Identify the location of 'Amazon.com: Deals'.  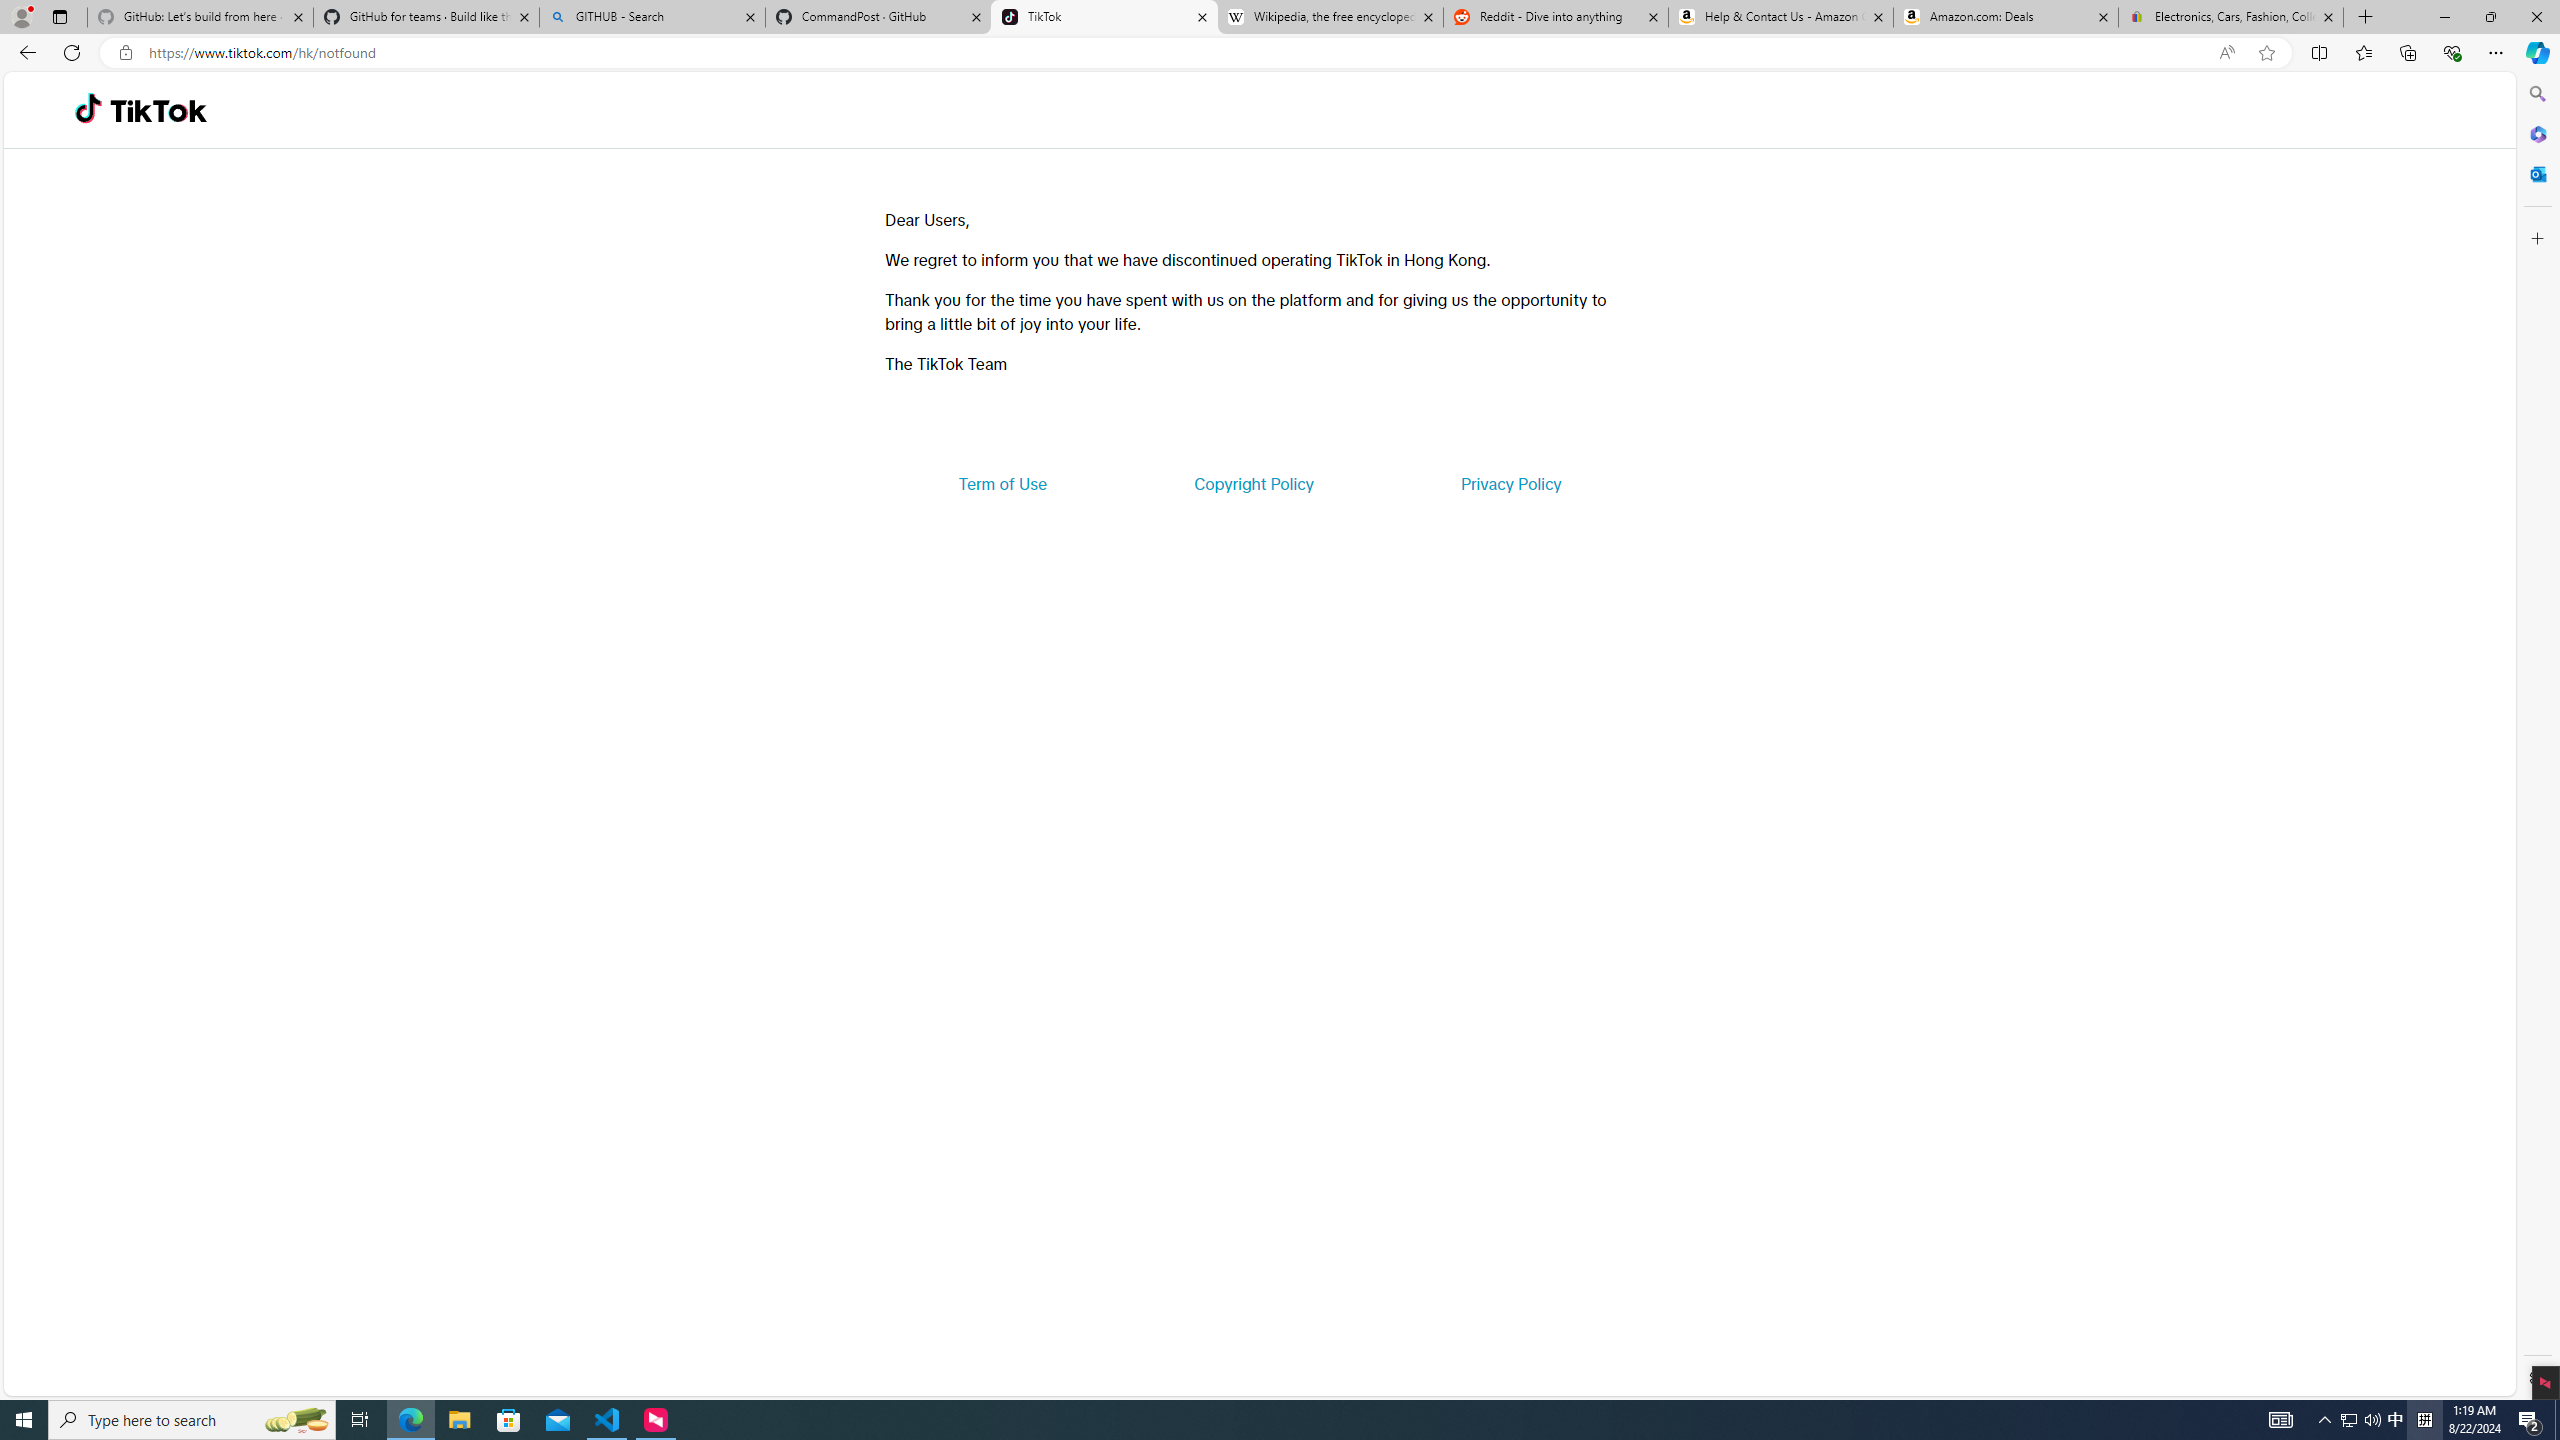
(2005, 16).